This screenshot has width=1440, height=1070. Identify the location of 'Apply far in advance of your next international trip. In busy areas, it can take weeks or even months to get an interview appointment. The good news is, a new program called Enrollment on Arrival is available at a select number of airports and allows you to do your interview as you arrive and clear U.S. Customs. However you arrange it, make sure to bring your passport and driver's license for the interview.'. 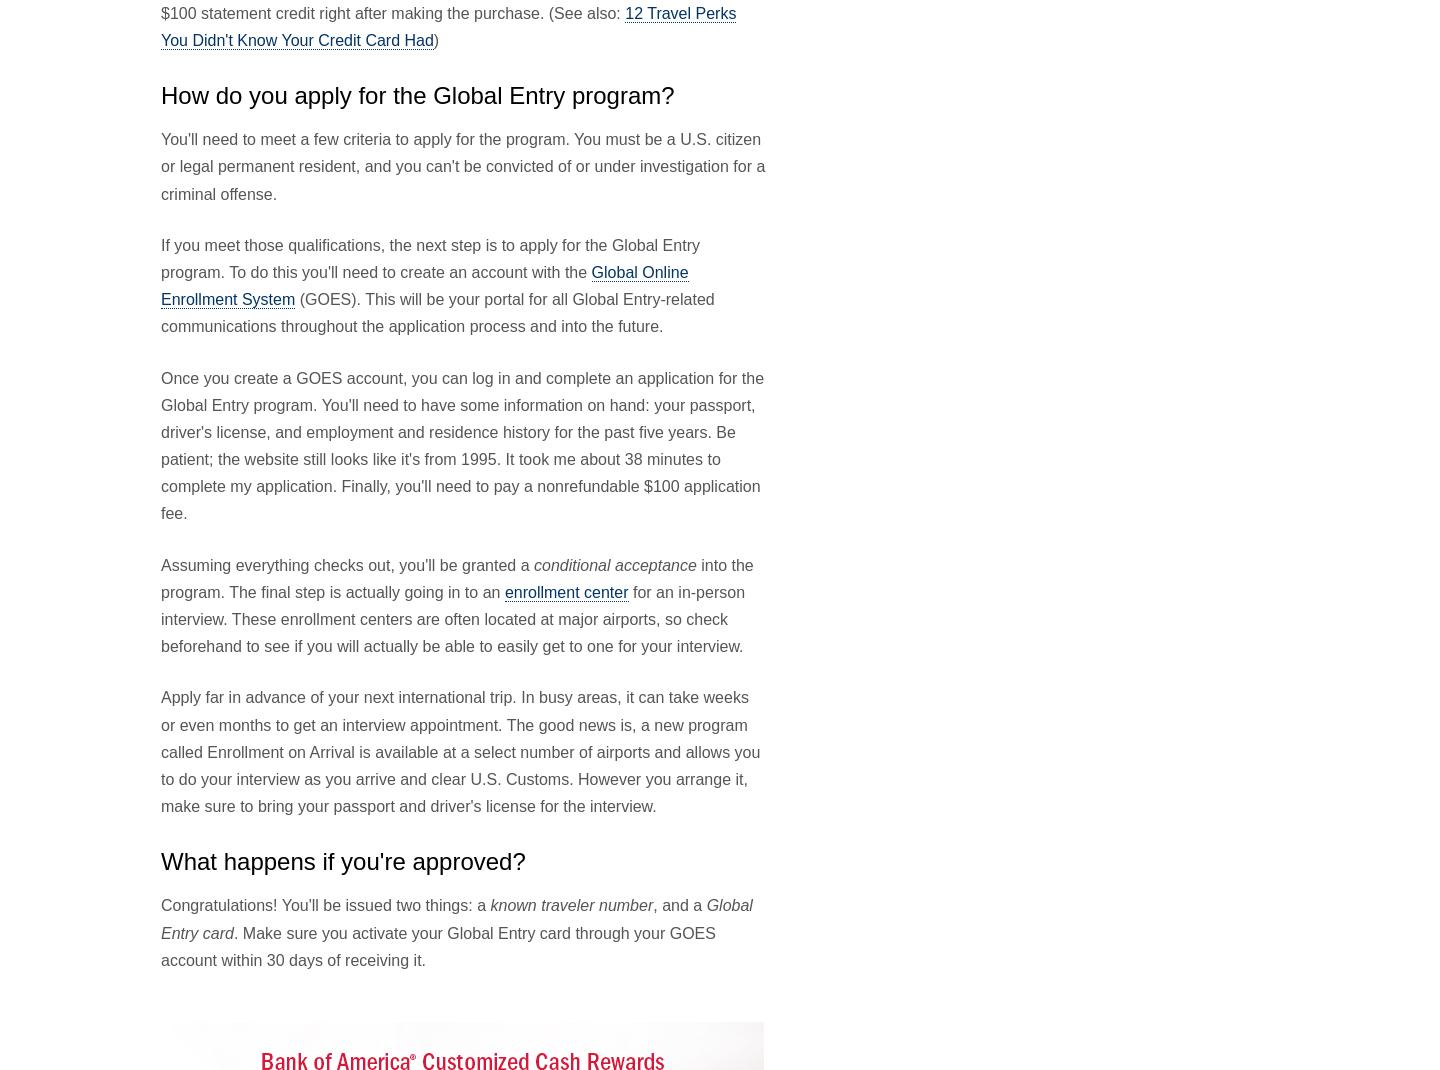
(460, 750).